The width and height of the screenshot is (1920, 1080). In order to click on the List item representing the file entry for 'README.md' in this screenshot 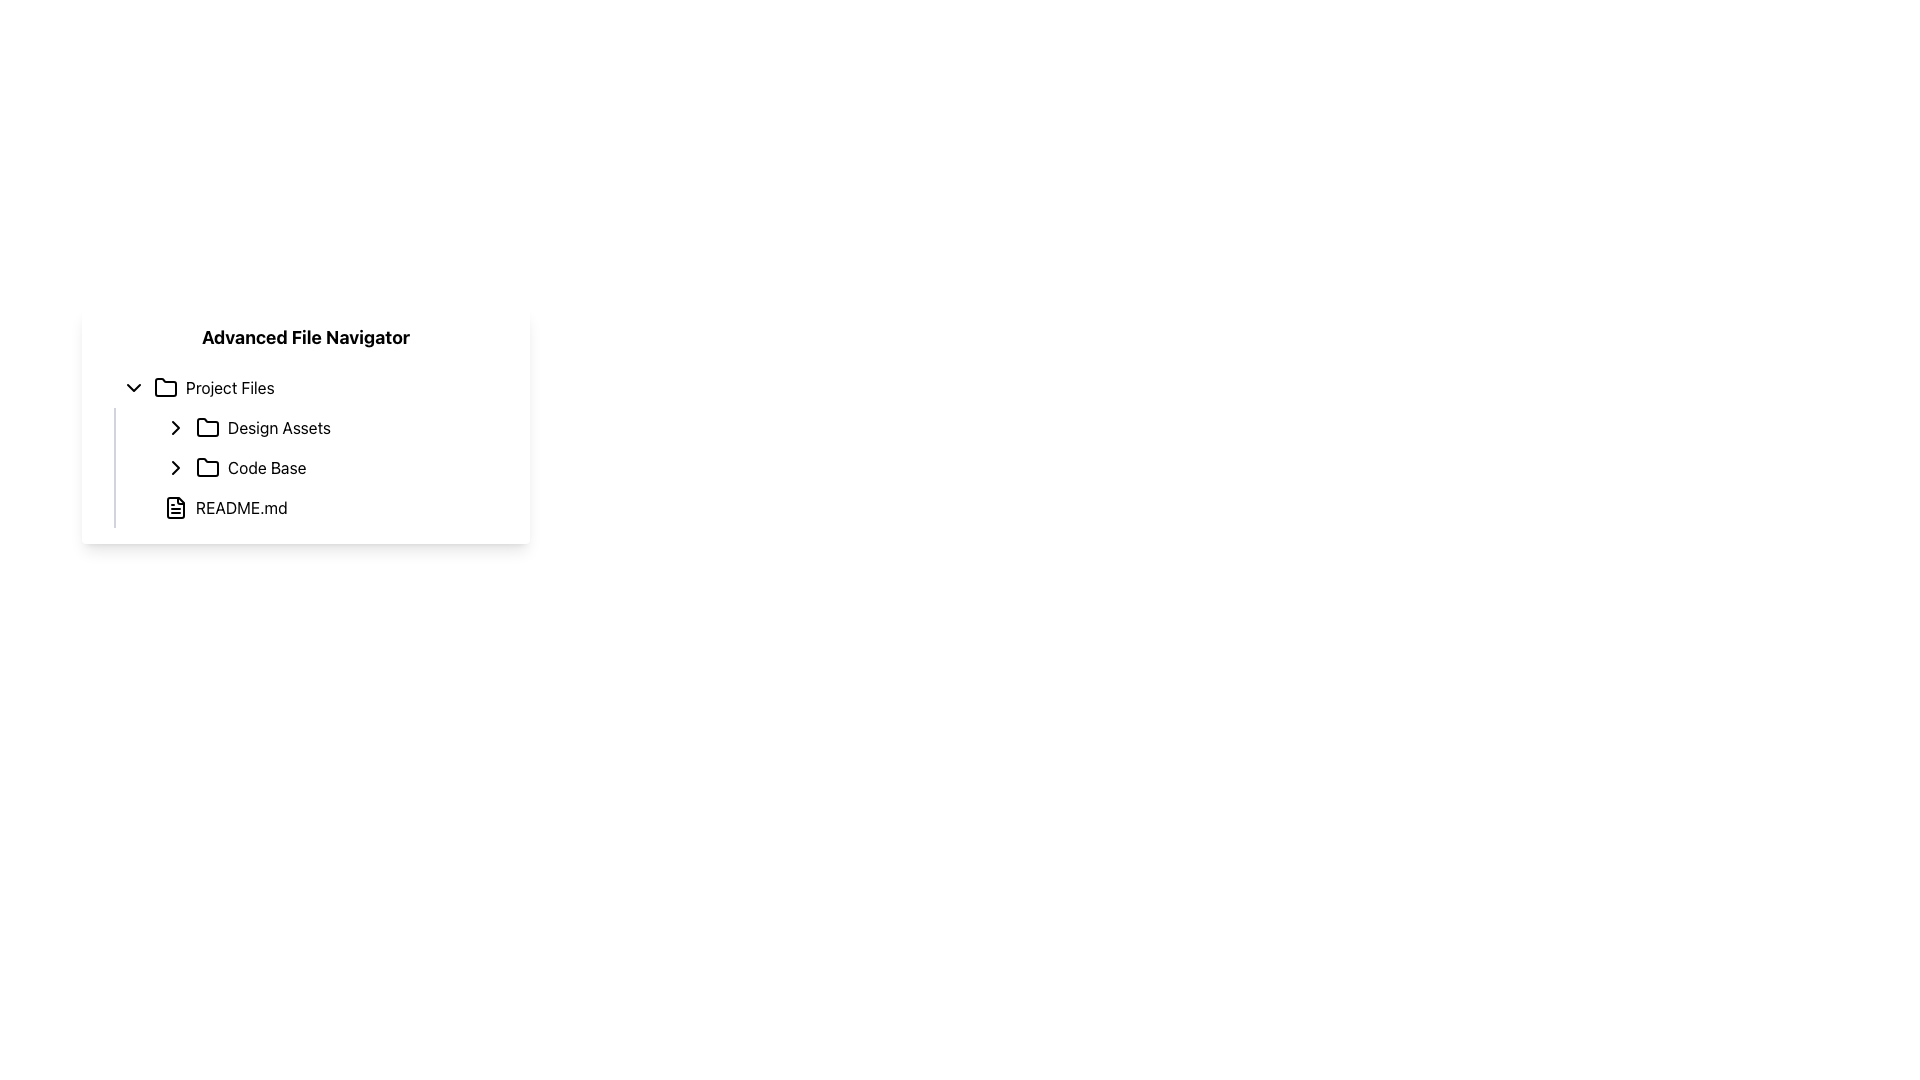, I will do `click(335, 507)`.